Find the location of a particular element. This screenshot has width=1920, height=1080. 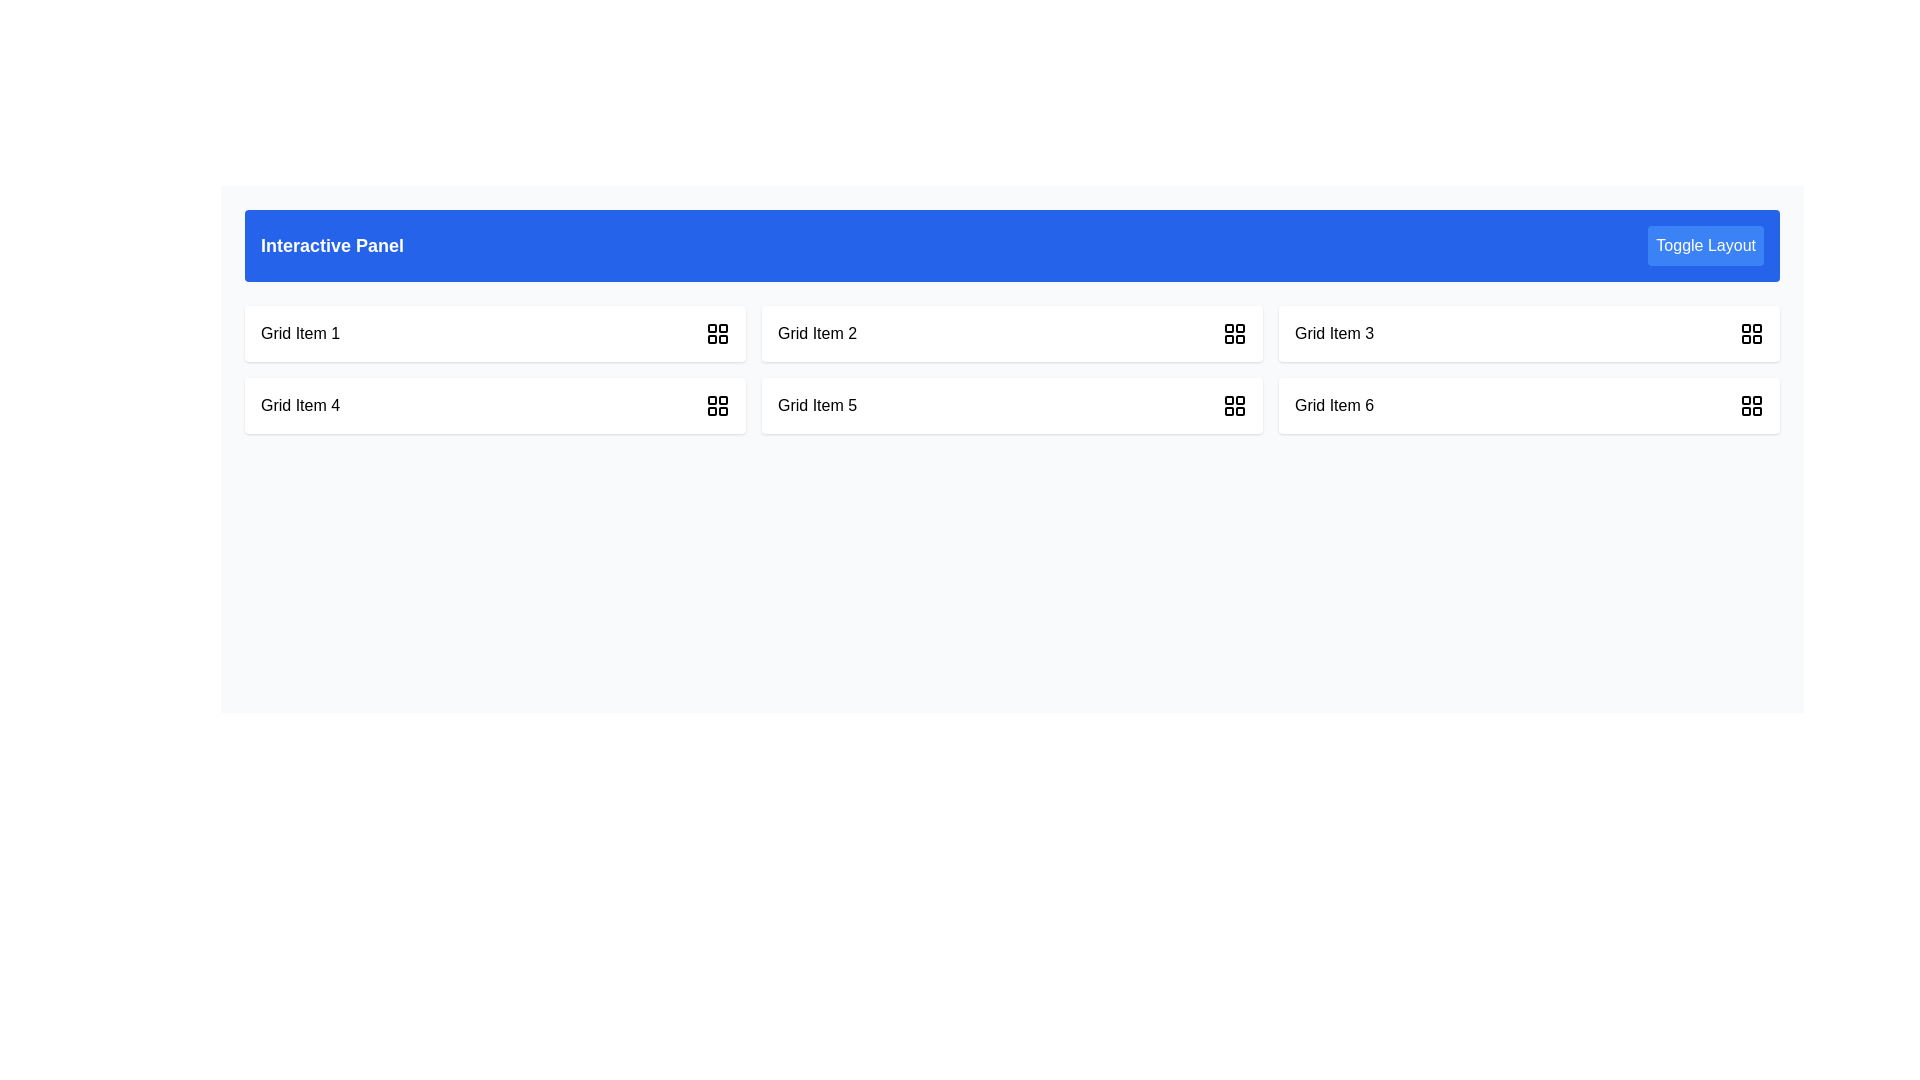

the Text Label that serves as an identifier or label for an item in a grid layout, positioned on the left-most side of the second row beneath 'Grid Item 1' is located at coordinates (299, 405).